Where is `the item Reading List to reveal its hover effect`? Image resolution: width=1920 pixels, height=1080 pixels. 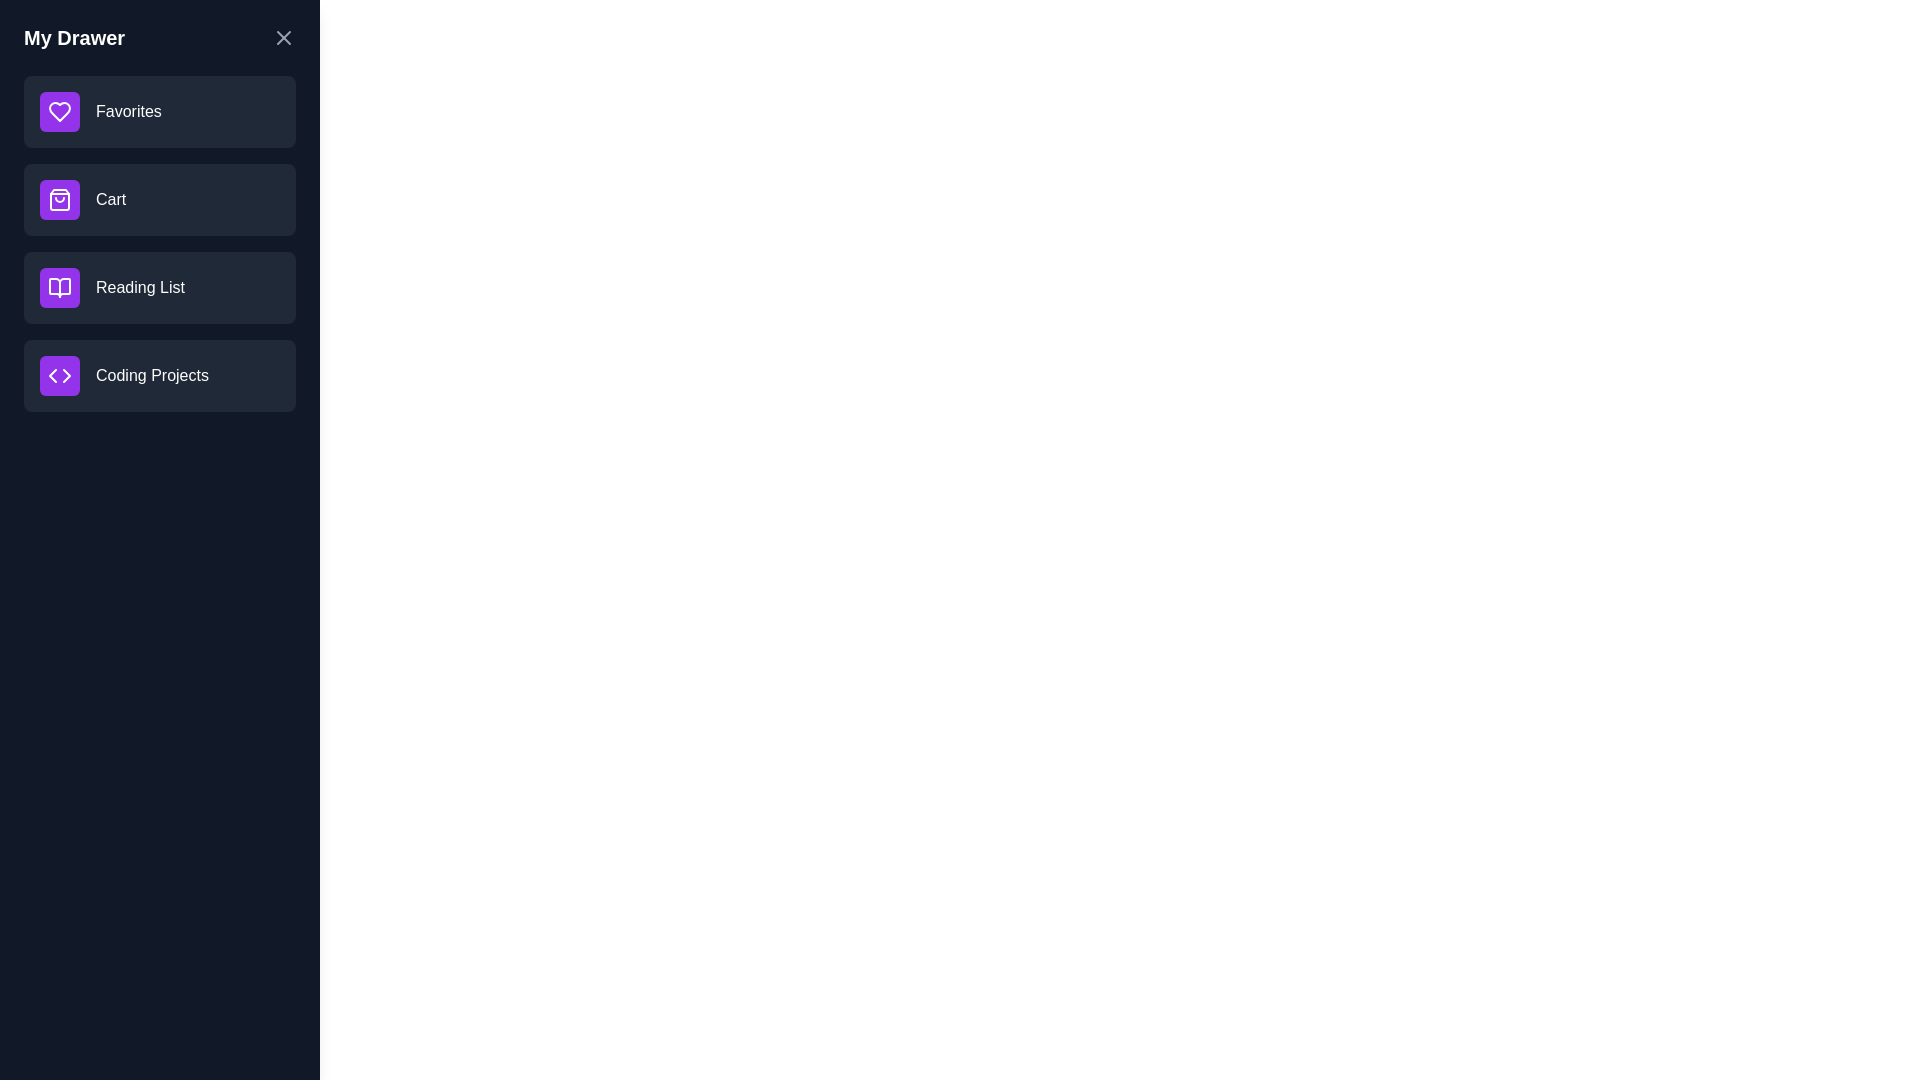
the item Reading List to reveal its hover effect is located at coordinates (158, 288).